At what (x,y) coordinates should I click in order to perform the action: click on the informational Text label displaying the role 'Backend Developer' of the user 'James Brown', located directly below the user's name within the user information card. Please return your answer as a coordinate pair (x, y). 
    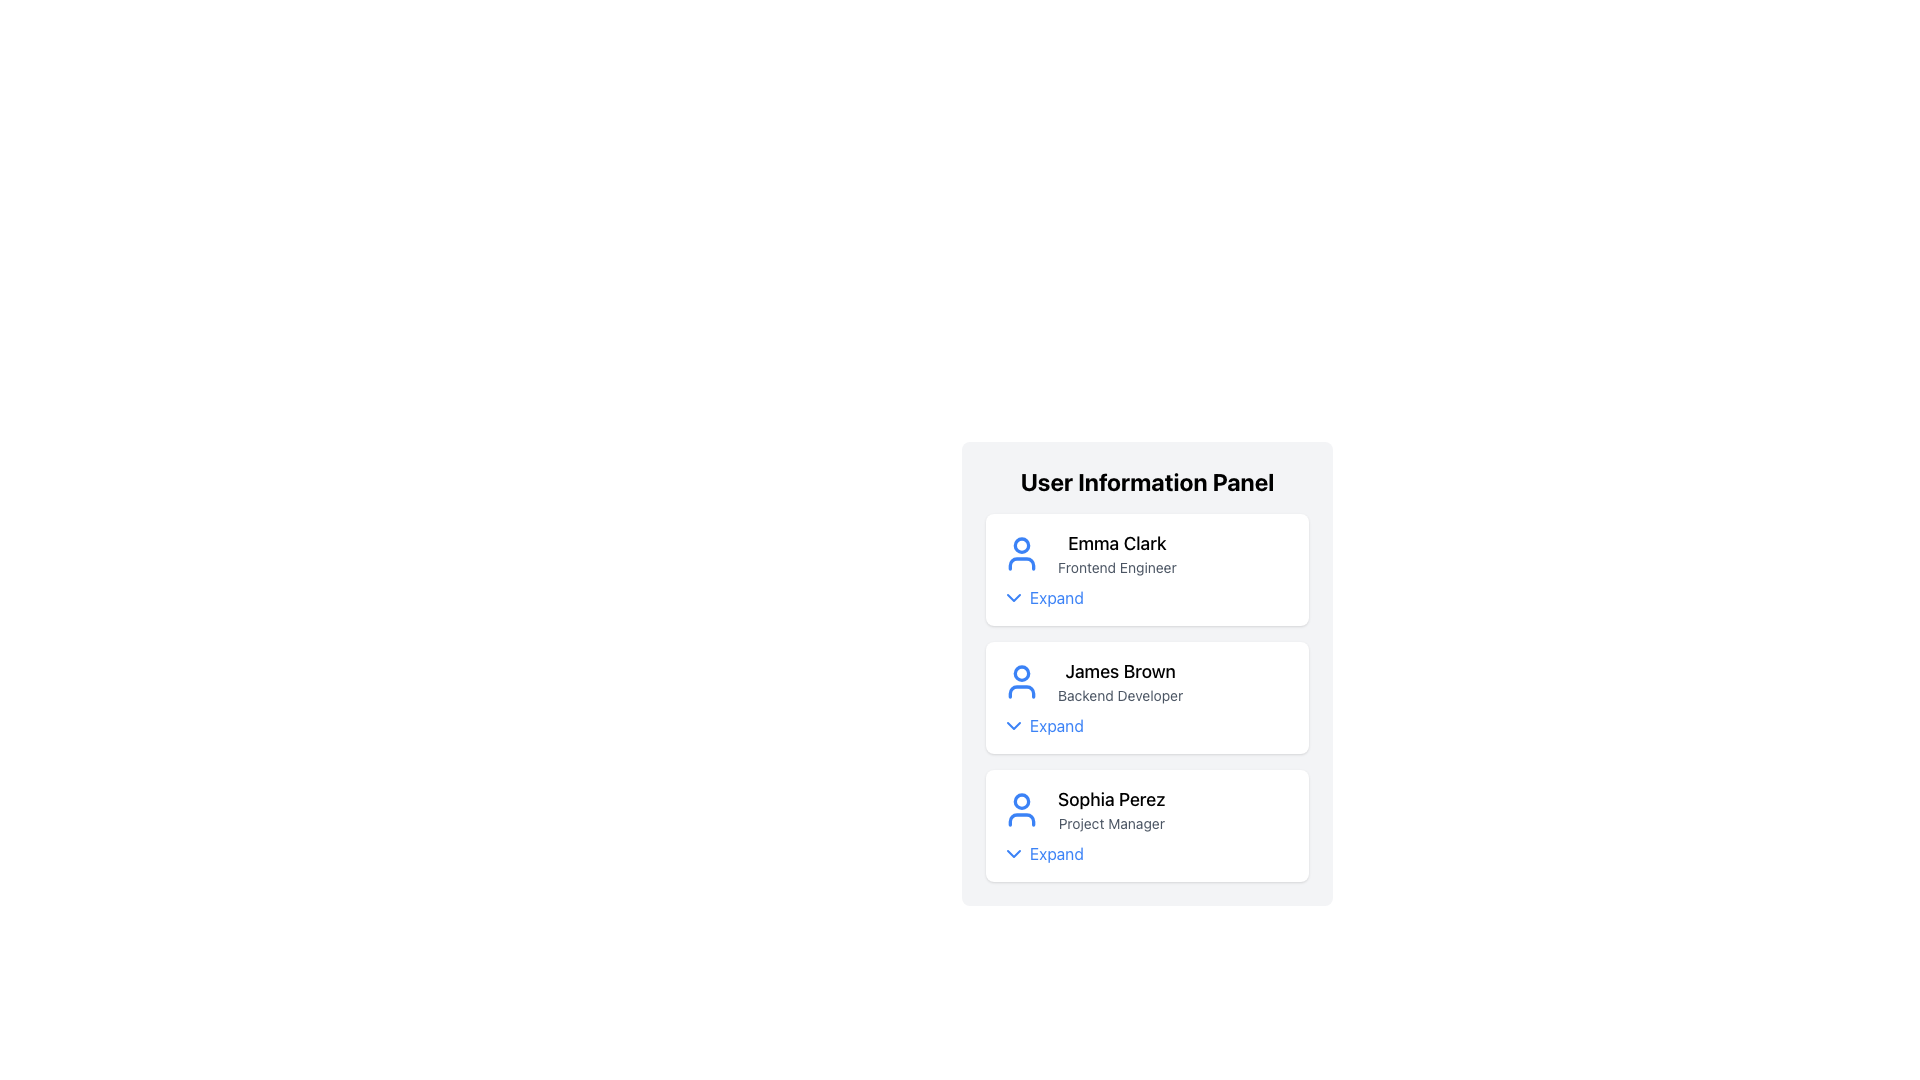
    Looking at the image, I should click on (1120, 694).